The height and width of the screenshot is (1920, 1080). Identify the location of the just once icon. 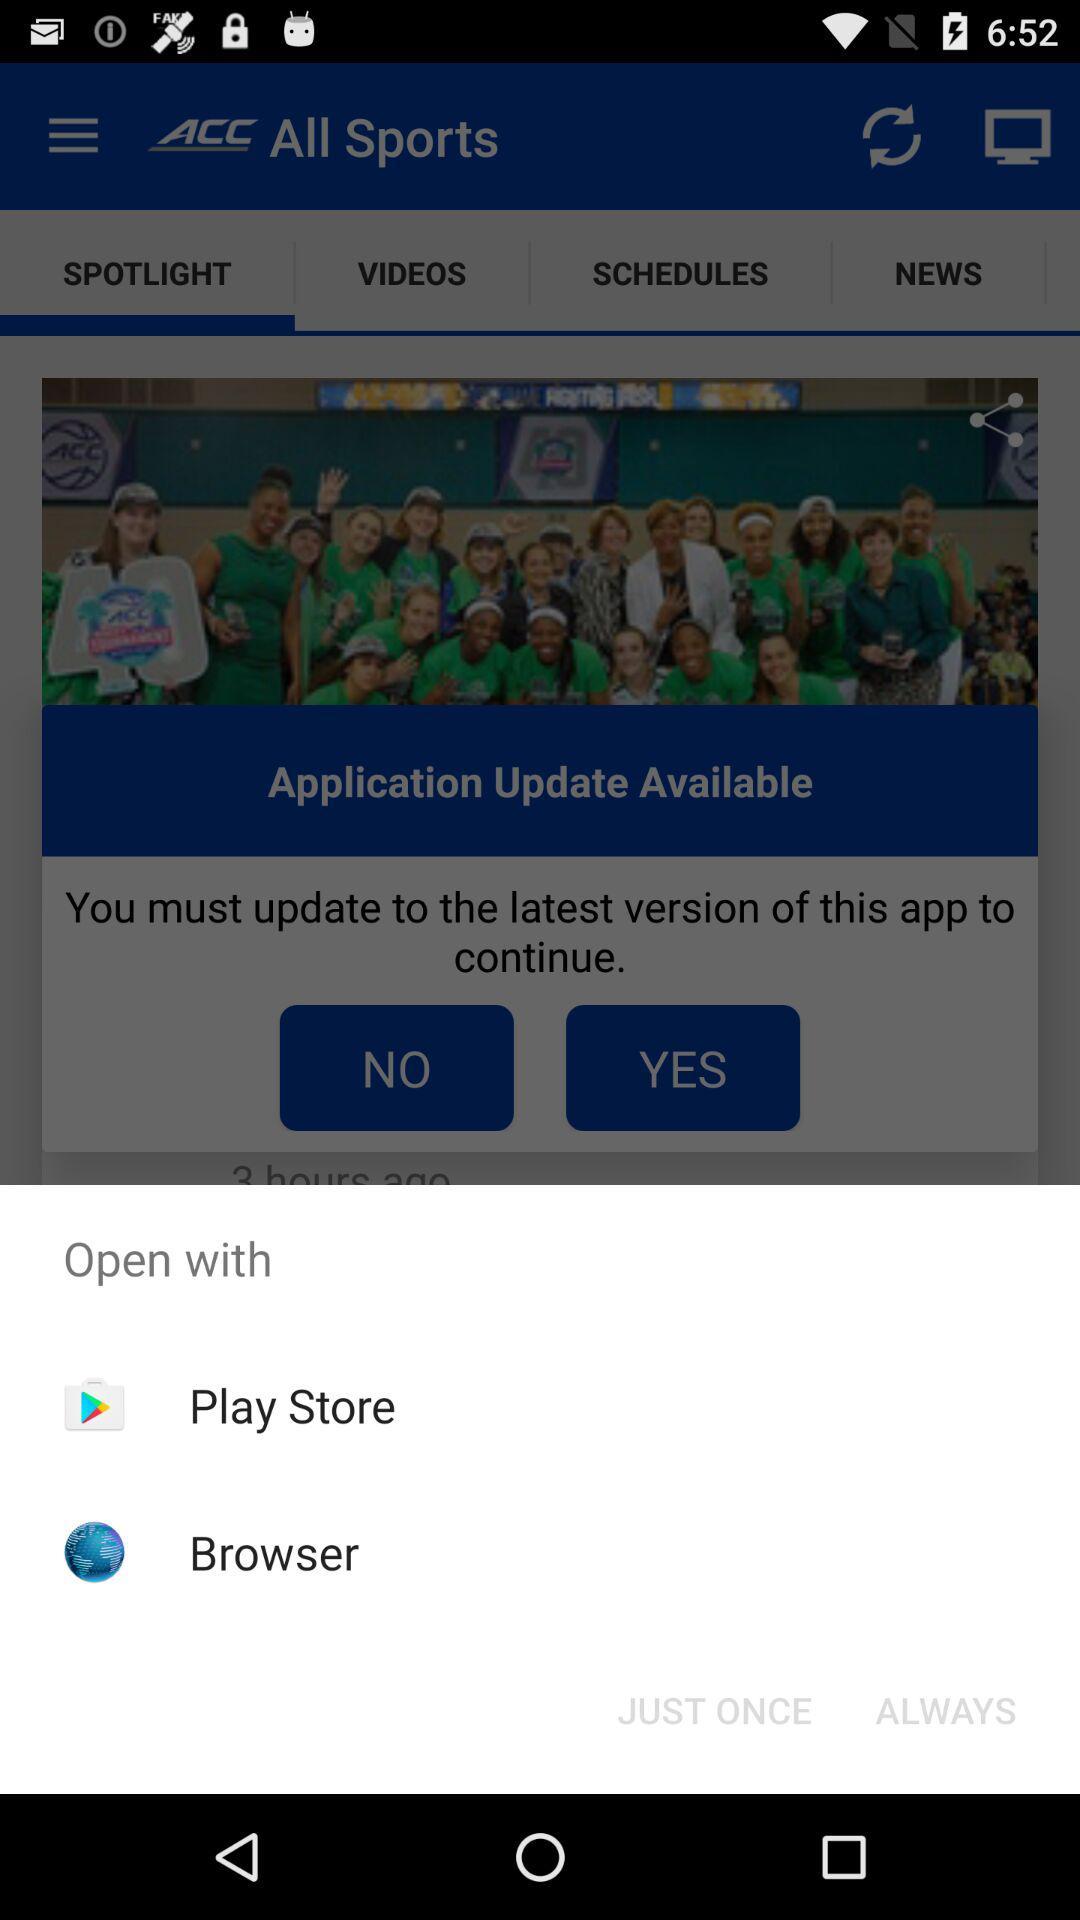
(713, 1708).